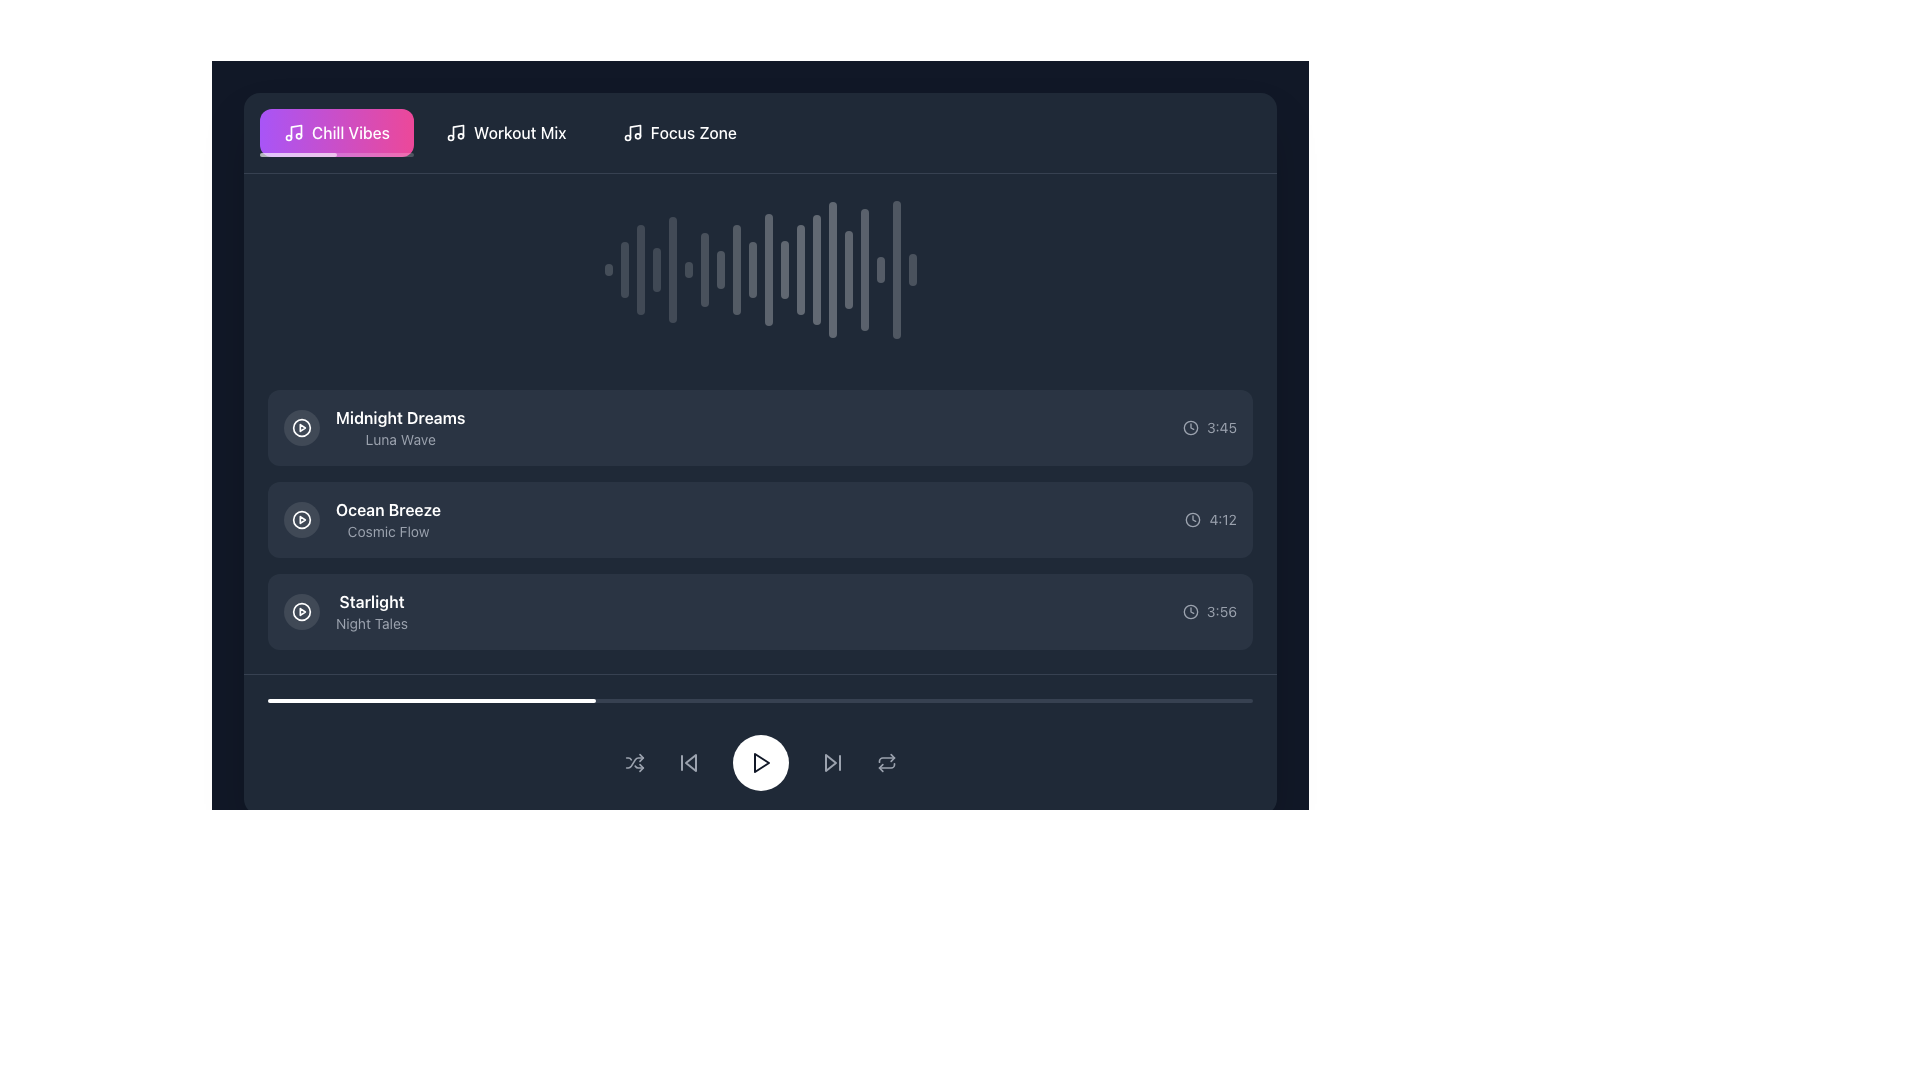 Image resolution: width=1920 pixels, height=1080 pixels. What do you see at coordinates (640, 270) in the screenshot?
I see `the animation of the third vertical Waveform bar, which is part of a visual audio playback display under the navigation tabs` at bounding box center [640, 270].